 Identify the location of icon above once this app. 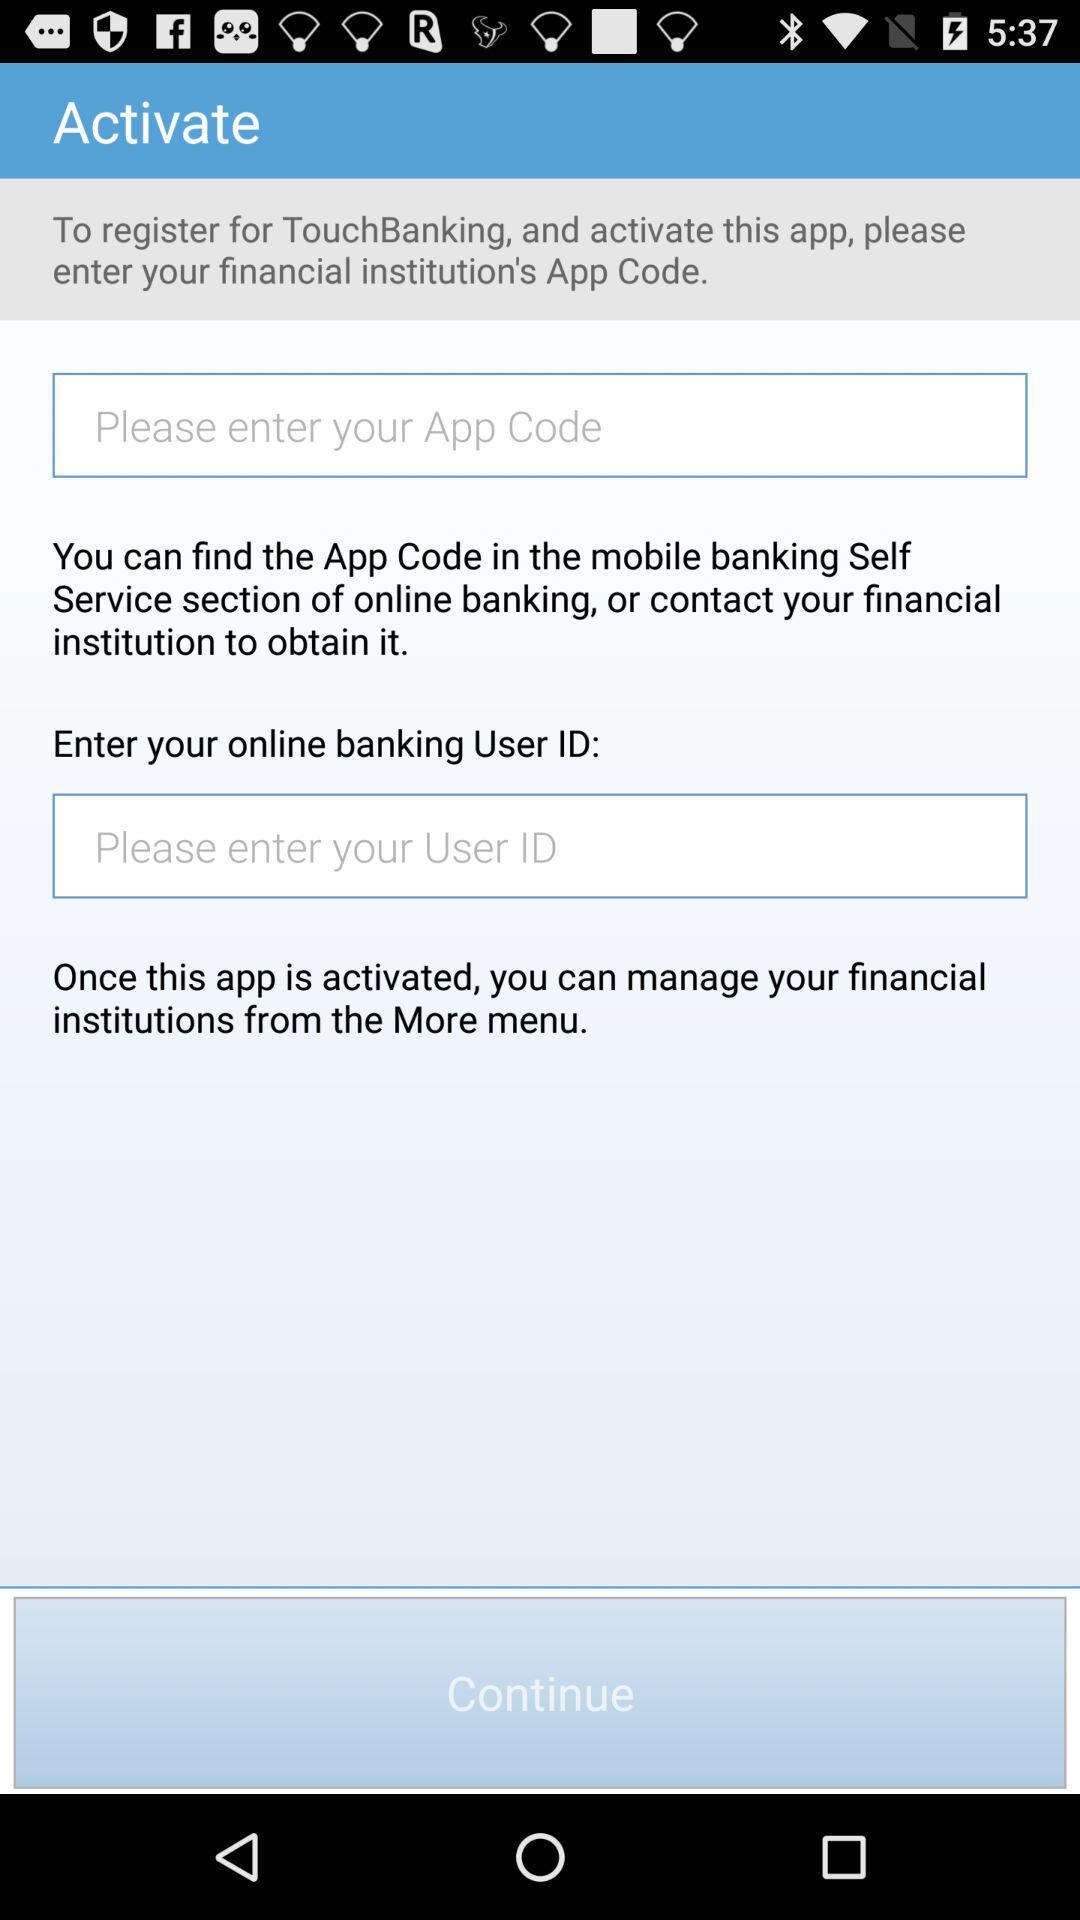
(550, 845).